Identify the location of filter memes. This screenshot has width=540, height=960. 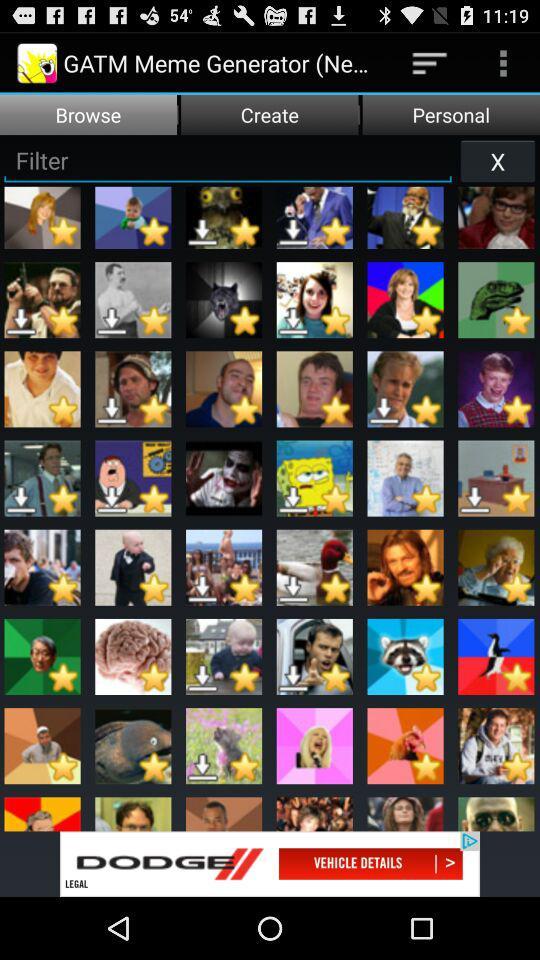
(226, 159).